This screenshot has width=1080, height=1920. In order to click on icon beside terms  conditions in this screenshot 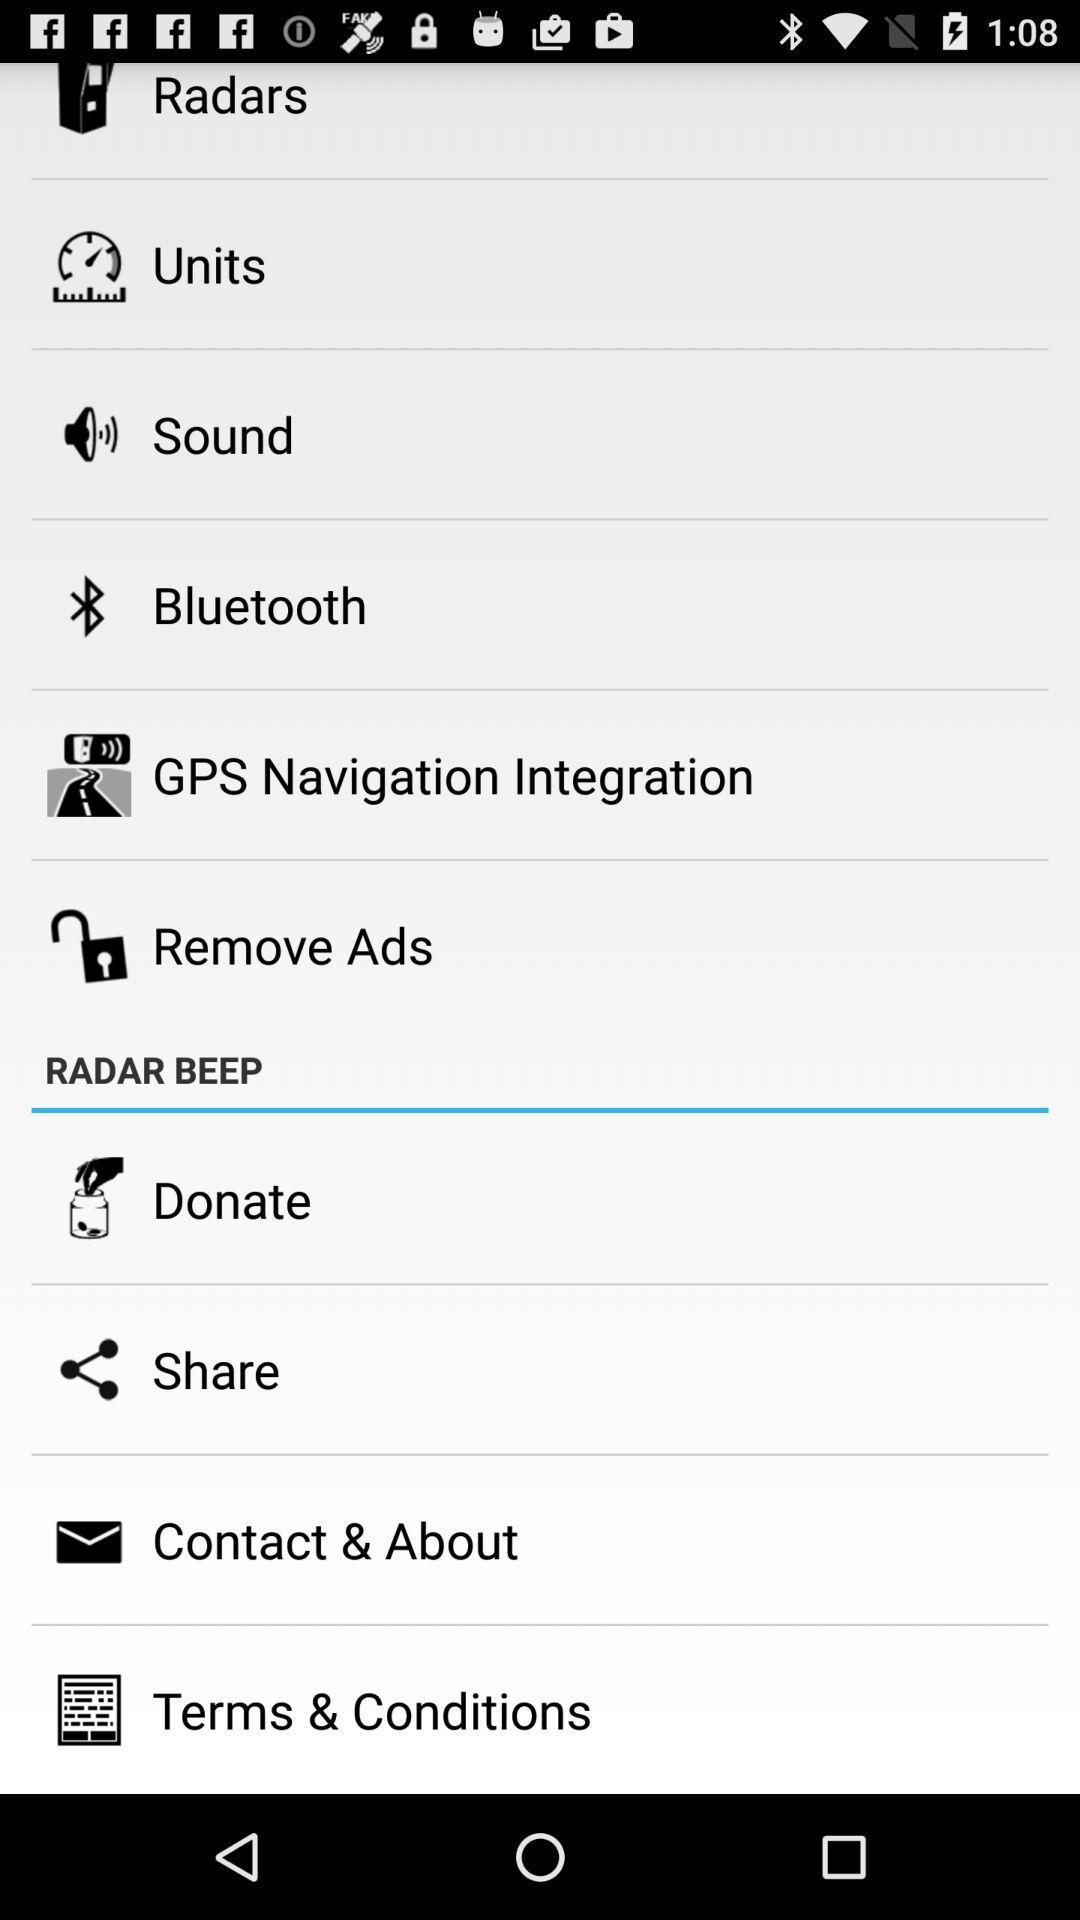, I will do `click(87, 1708)`.